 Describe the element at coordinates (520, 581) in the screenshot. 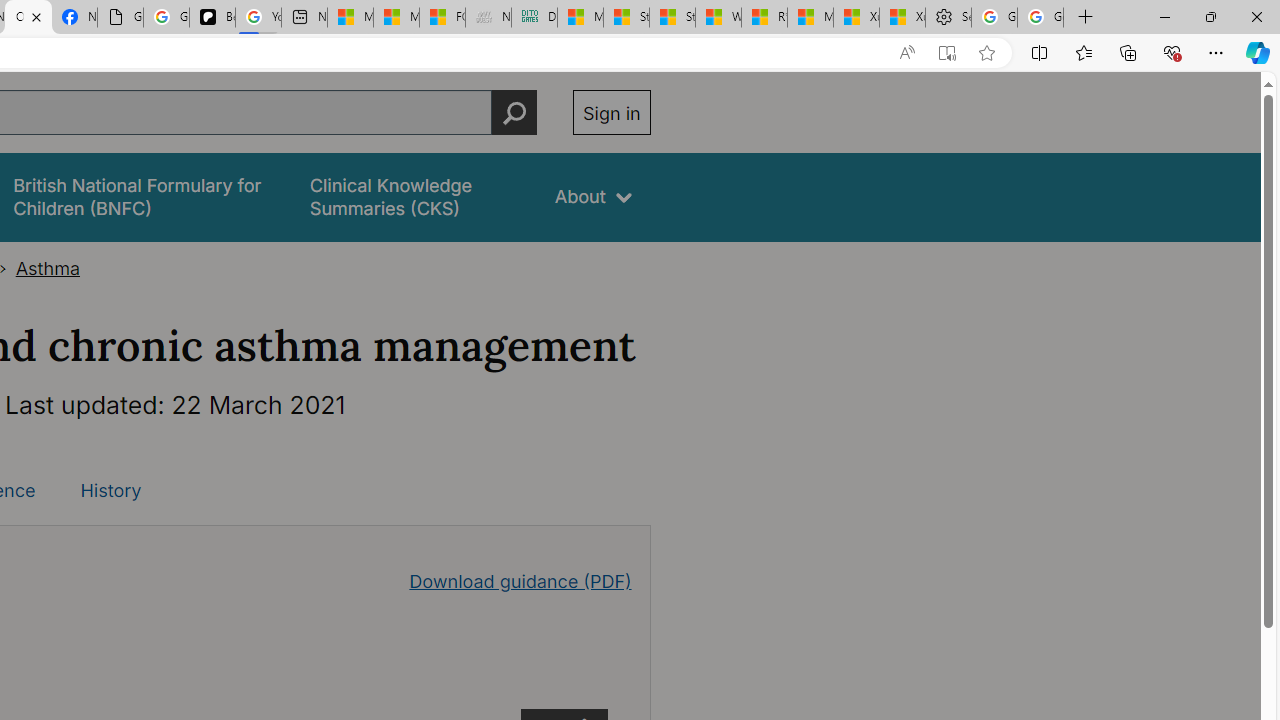

I see `'Download guidance (PDF)'` at that location.